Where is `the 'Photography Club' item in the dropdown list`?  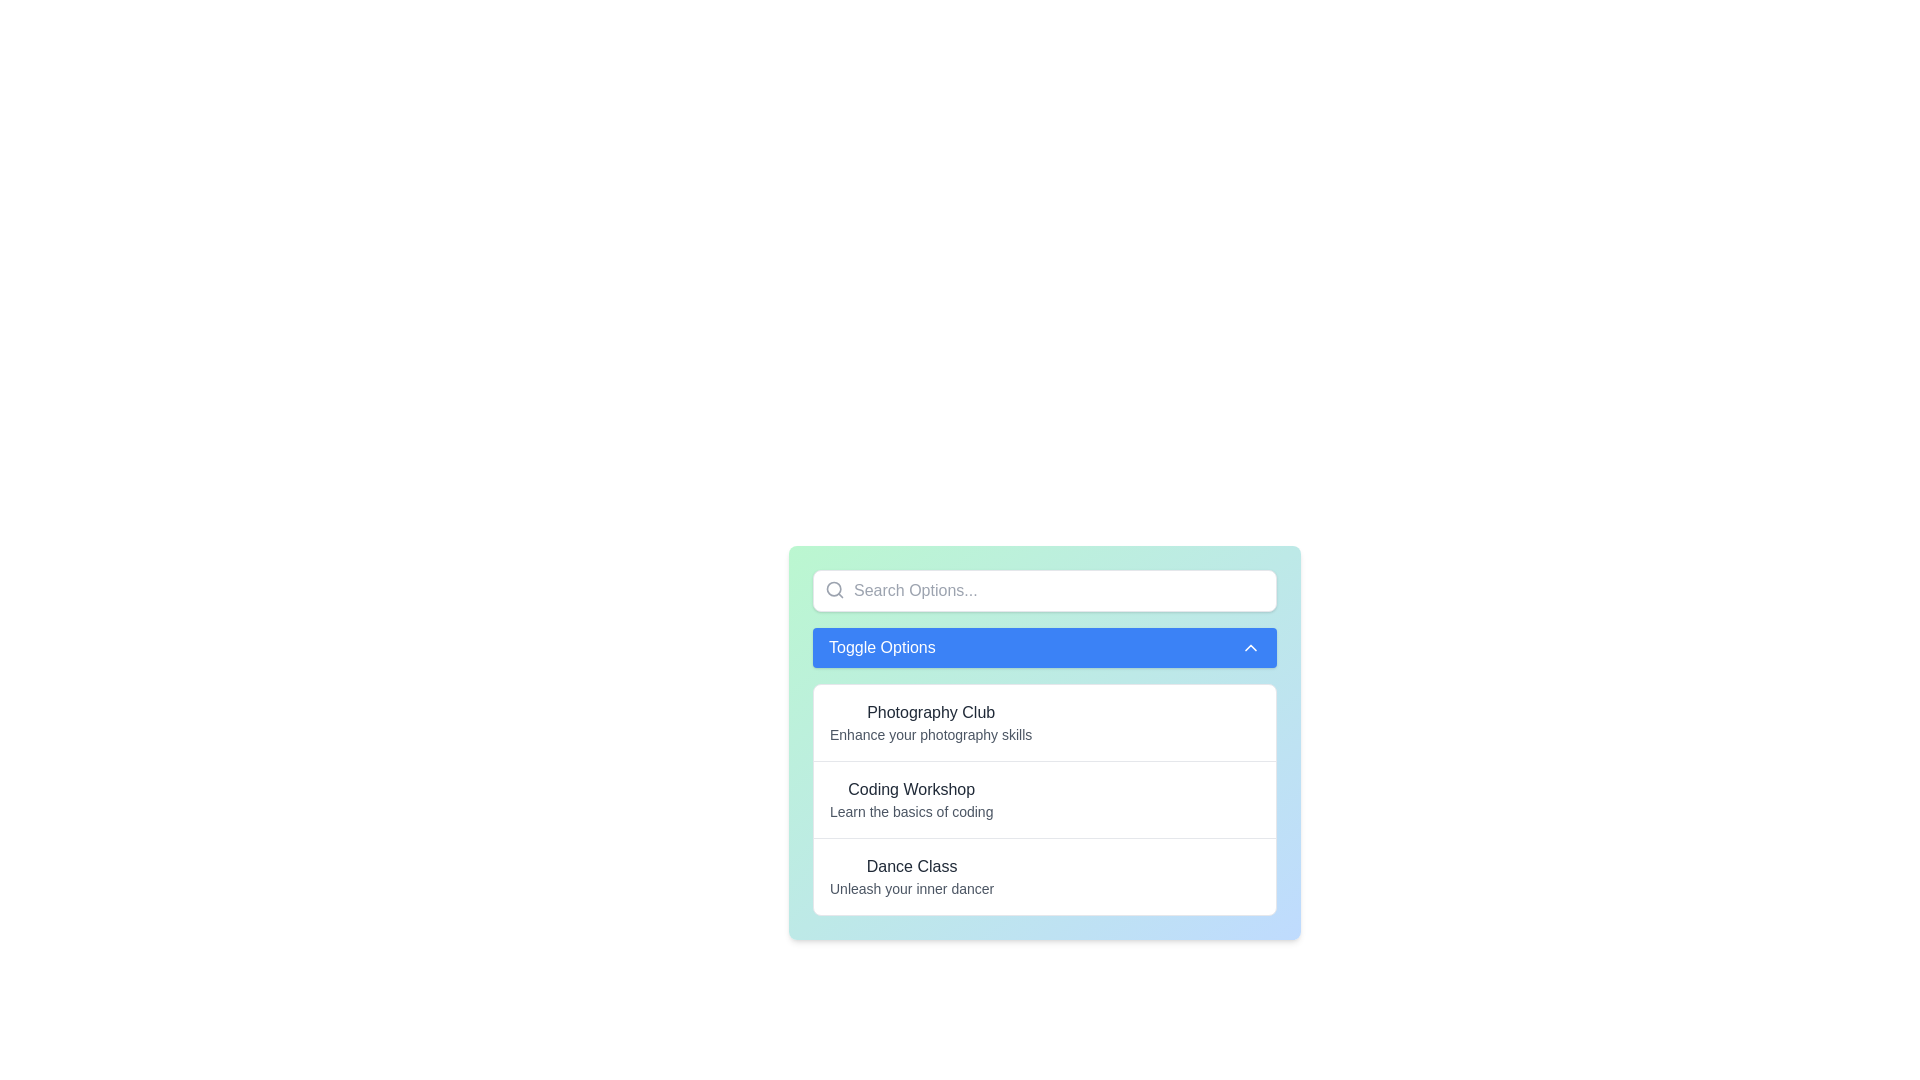 the 'Photography Club' item in the dropdown list is located at coordinates (930, 722).